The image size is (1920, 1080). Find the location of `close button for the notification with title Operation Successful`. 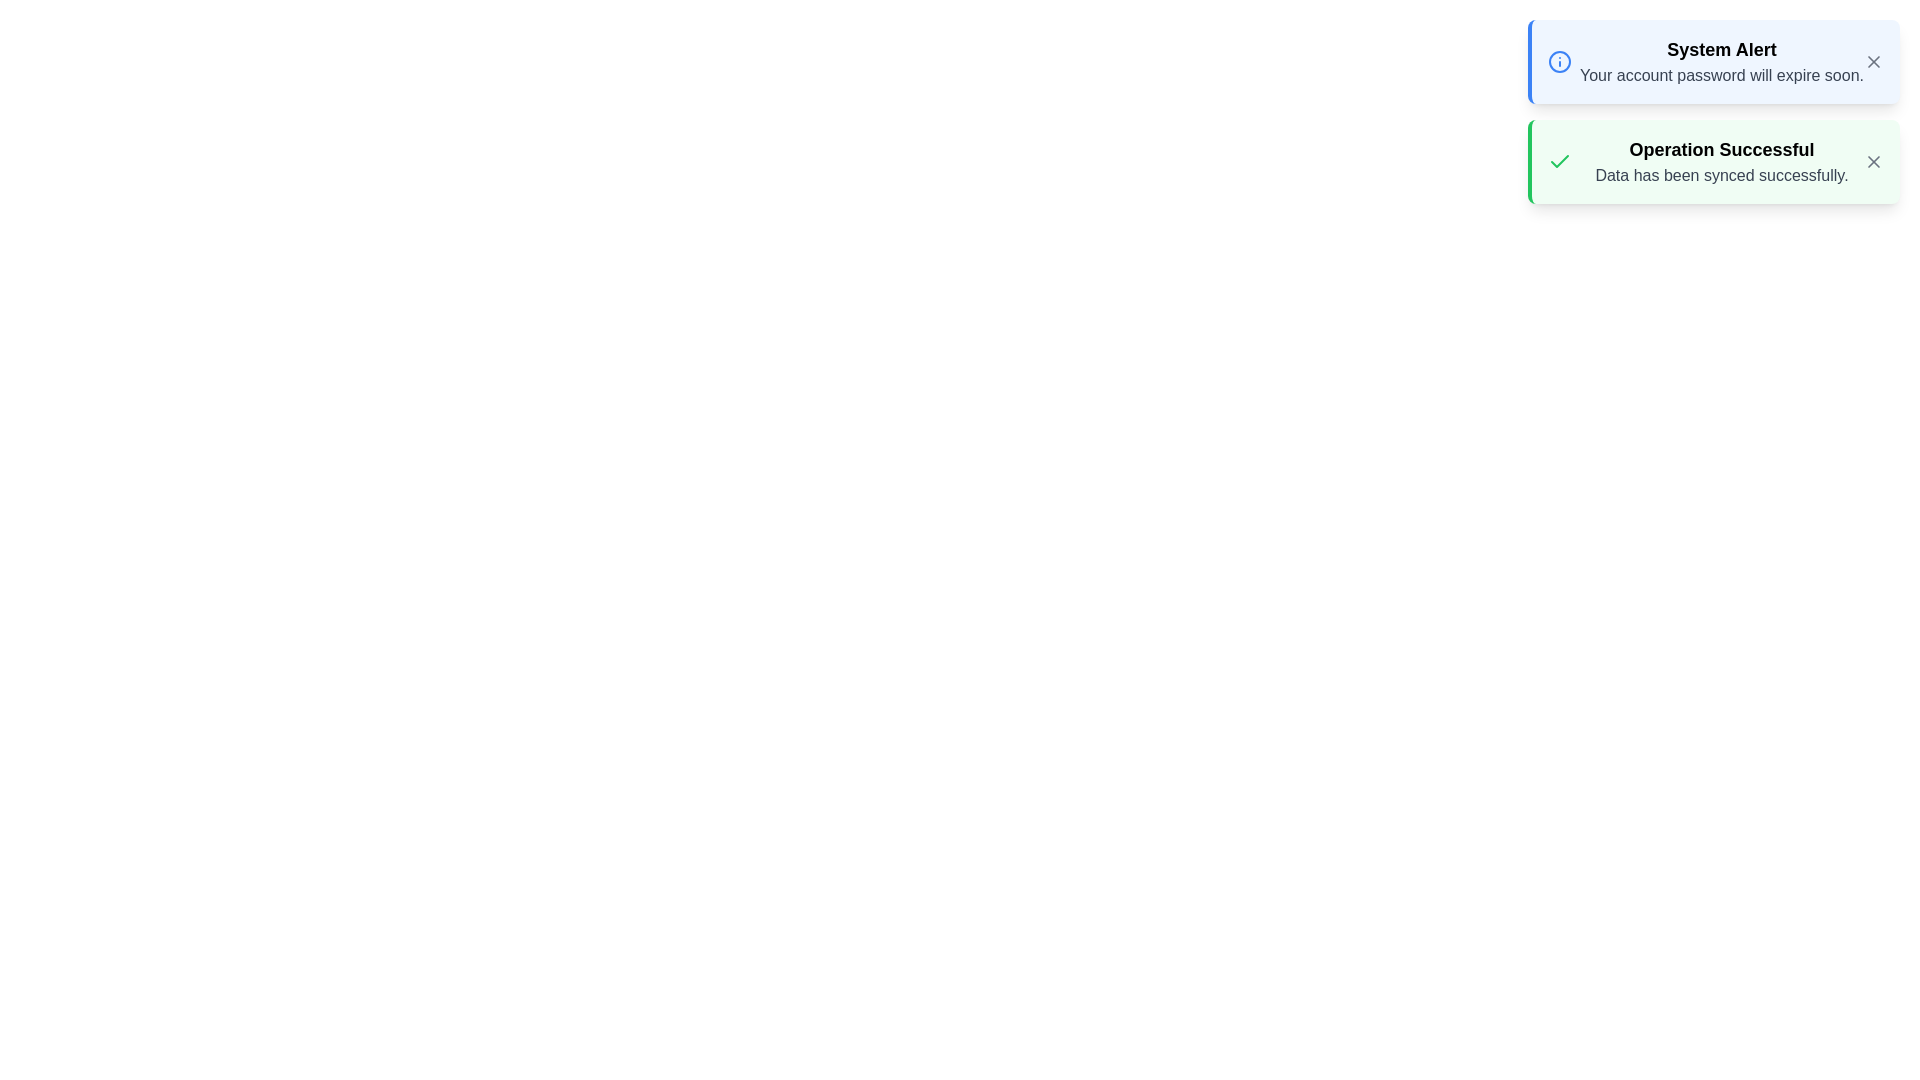

close button for the notification with title Operation Successful is located at coordinates (1872, 161).